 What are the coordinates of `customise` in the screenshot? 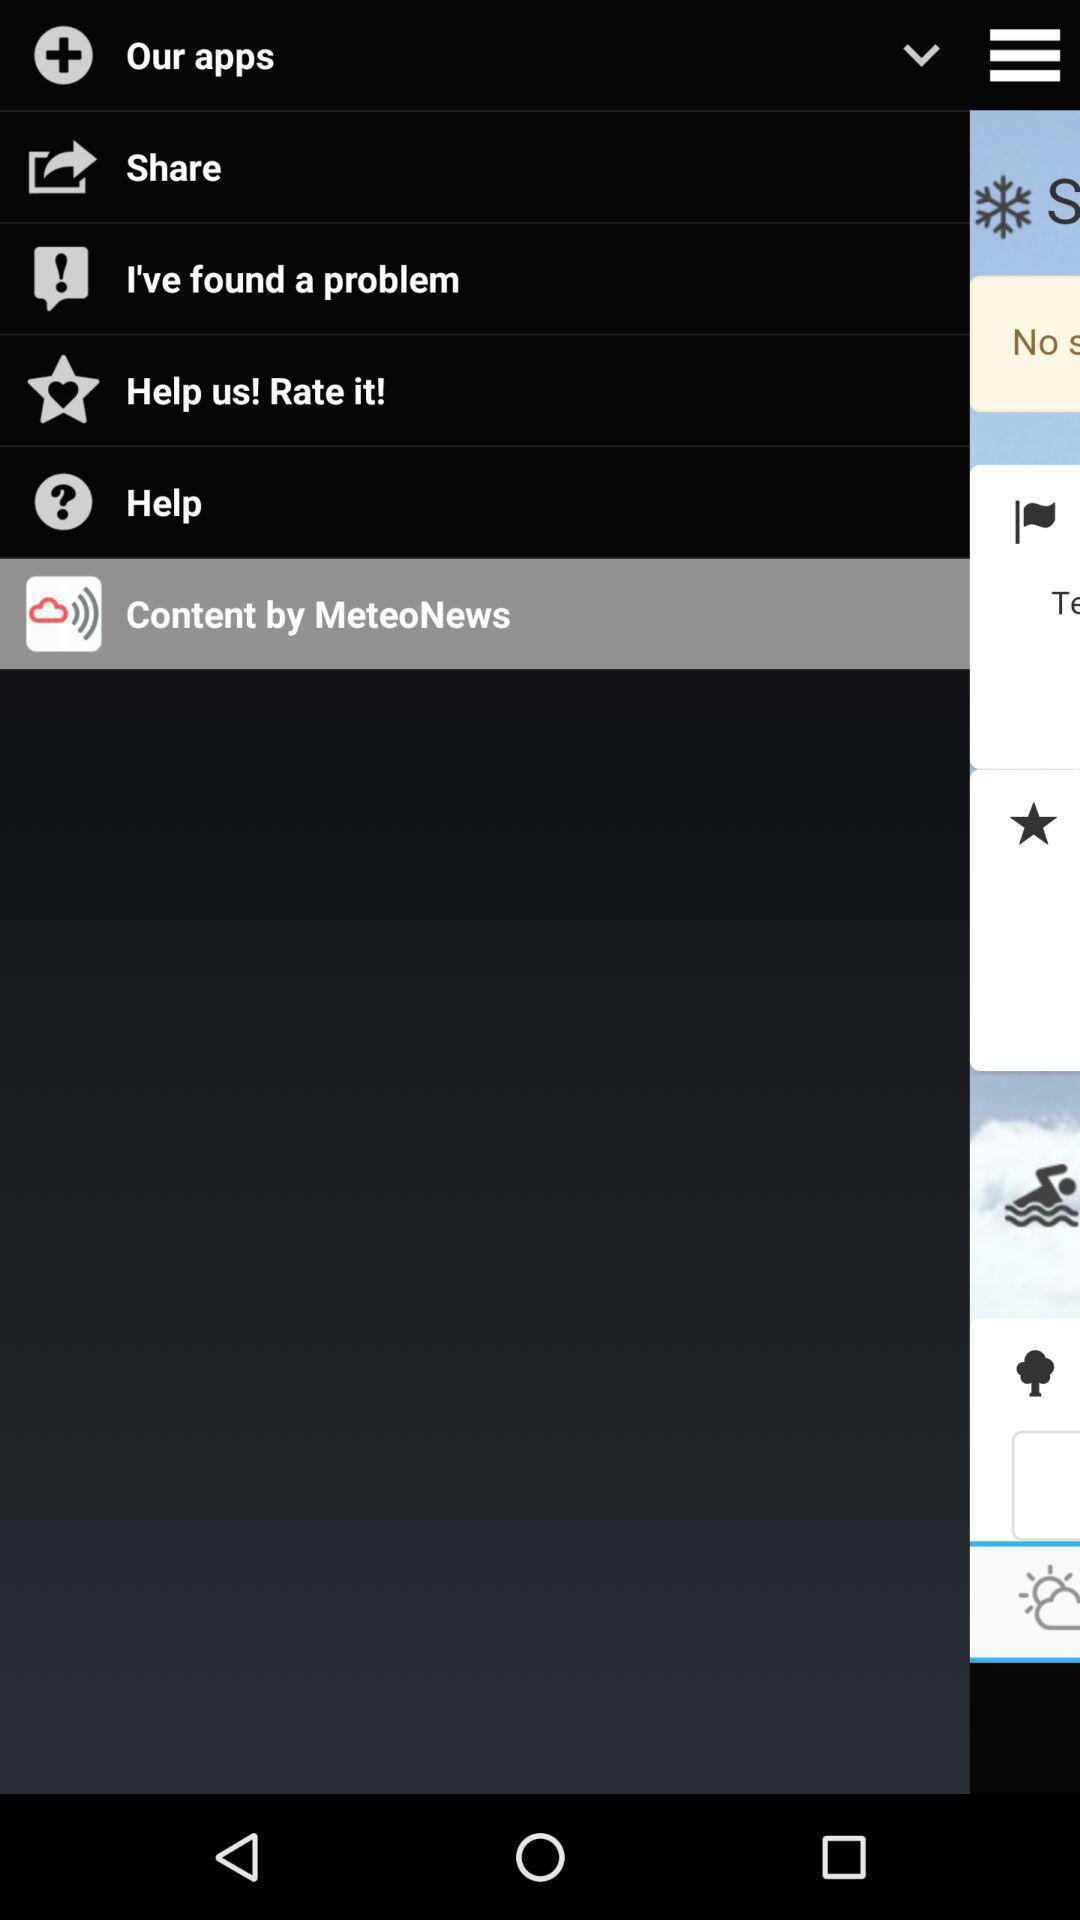 It's located at (1024, 55).